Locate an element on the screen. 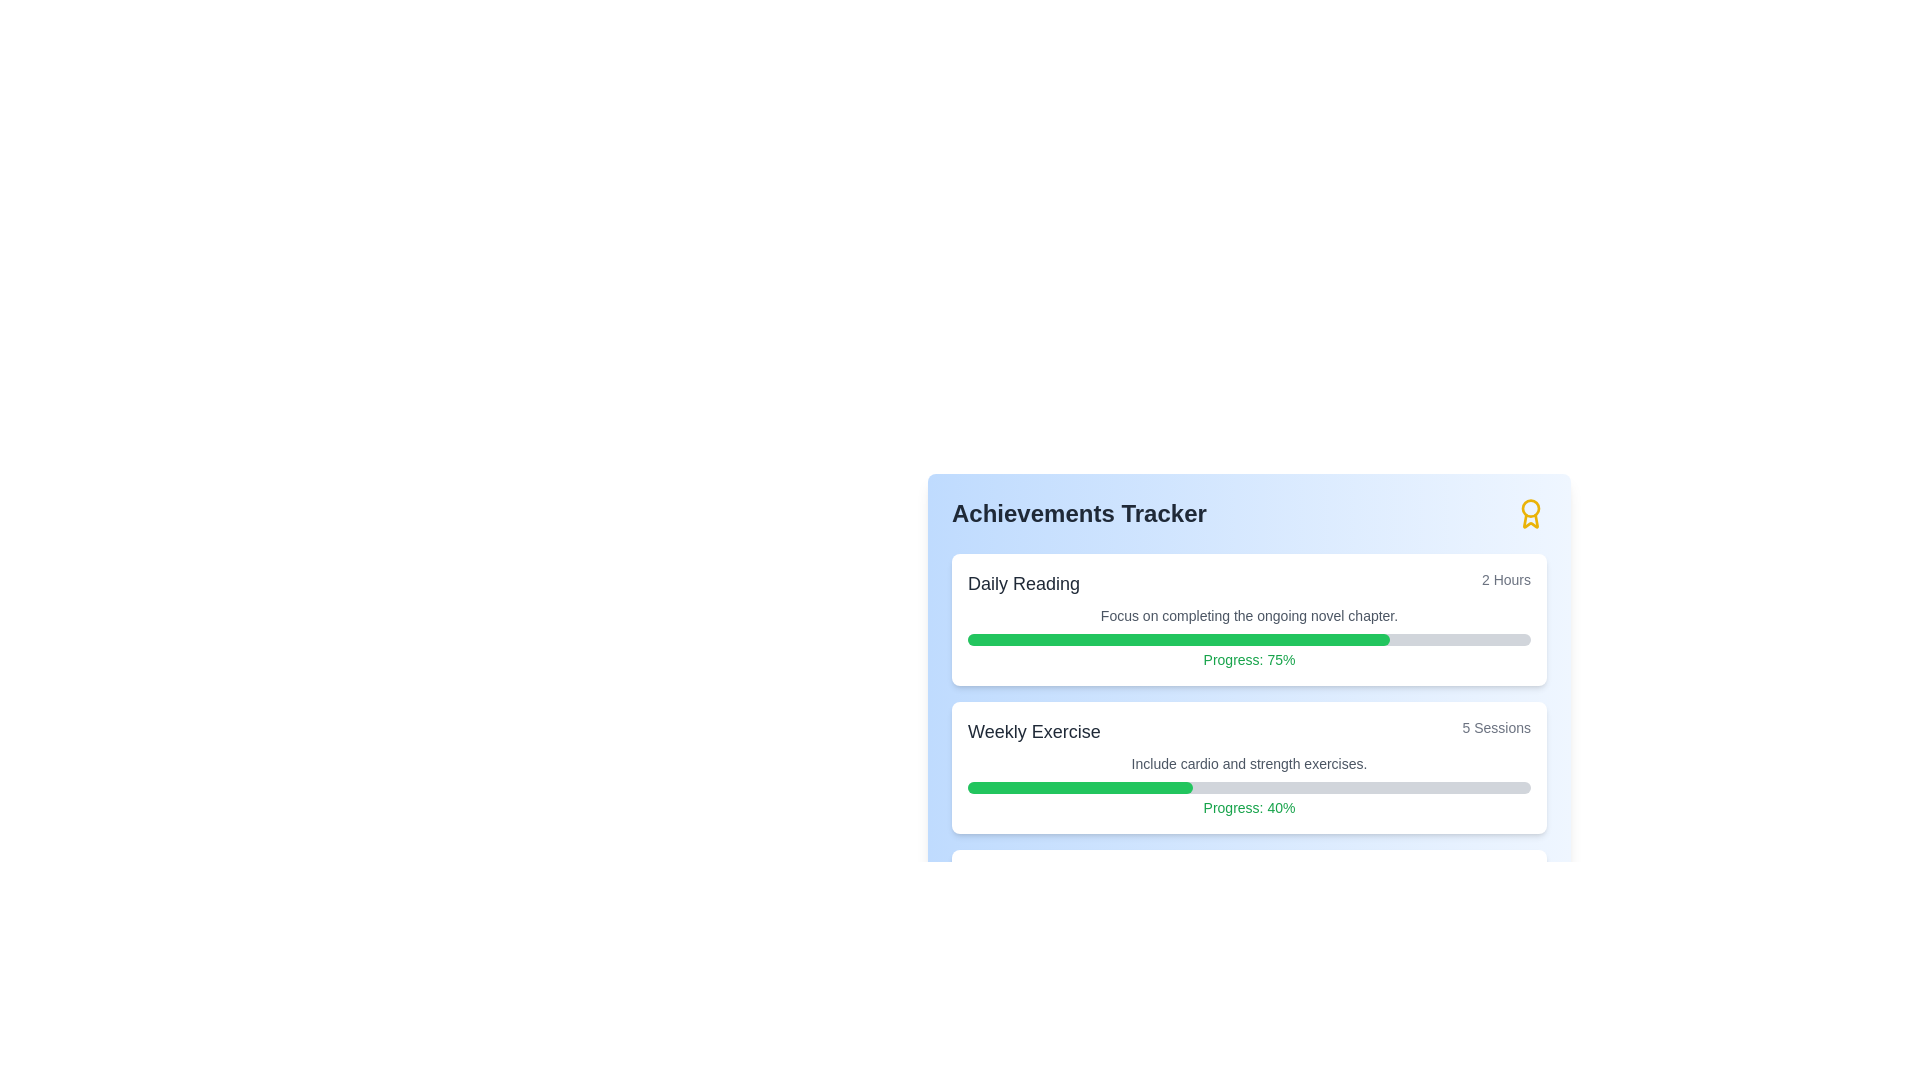 The width and height of the screenshot is (1920, 1080). the progress bar of the 'Daily Reading' informational card, which is the first card in the 'Achievements Tracker' section and displays a 75% completion status is located at coordinates (1248, 619).